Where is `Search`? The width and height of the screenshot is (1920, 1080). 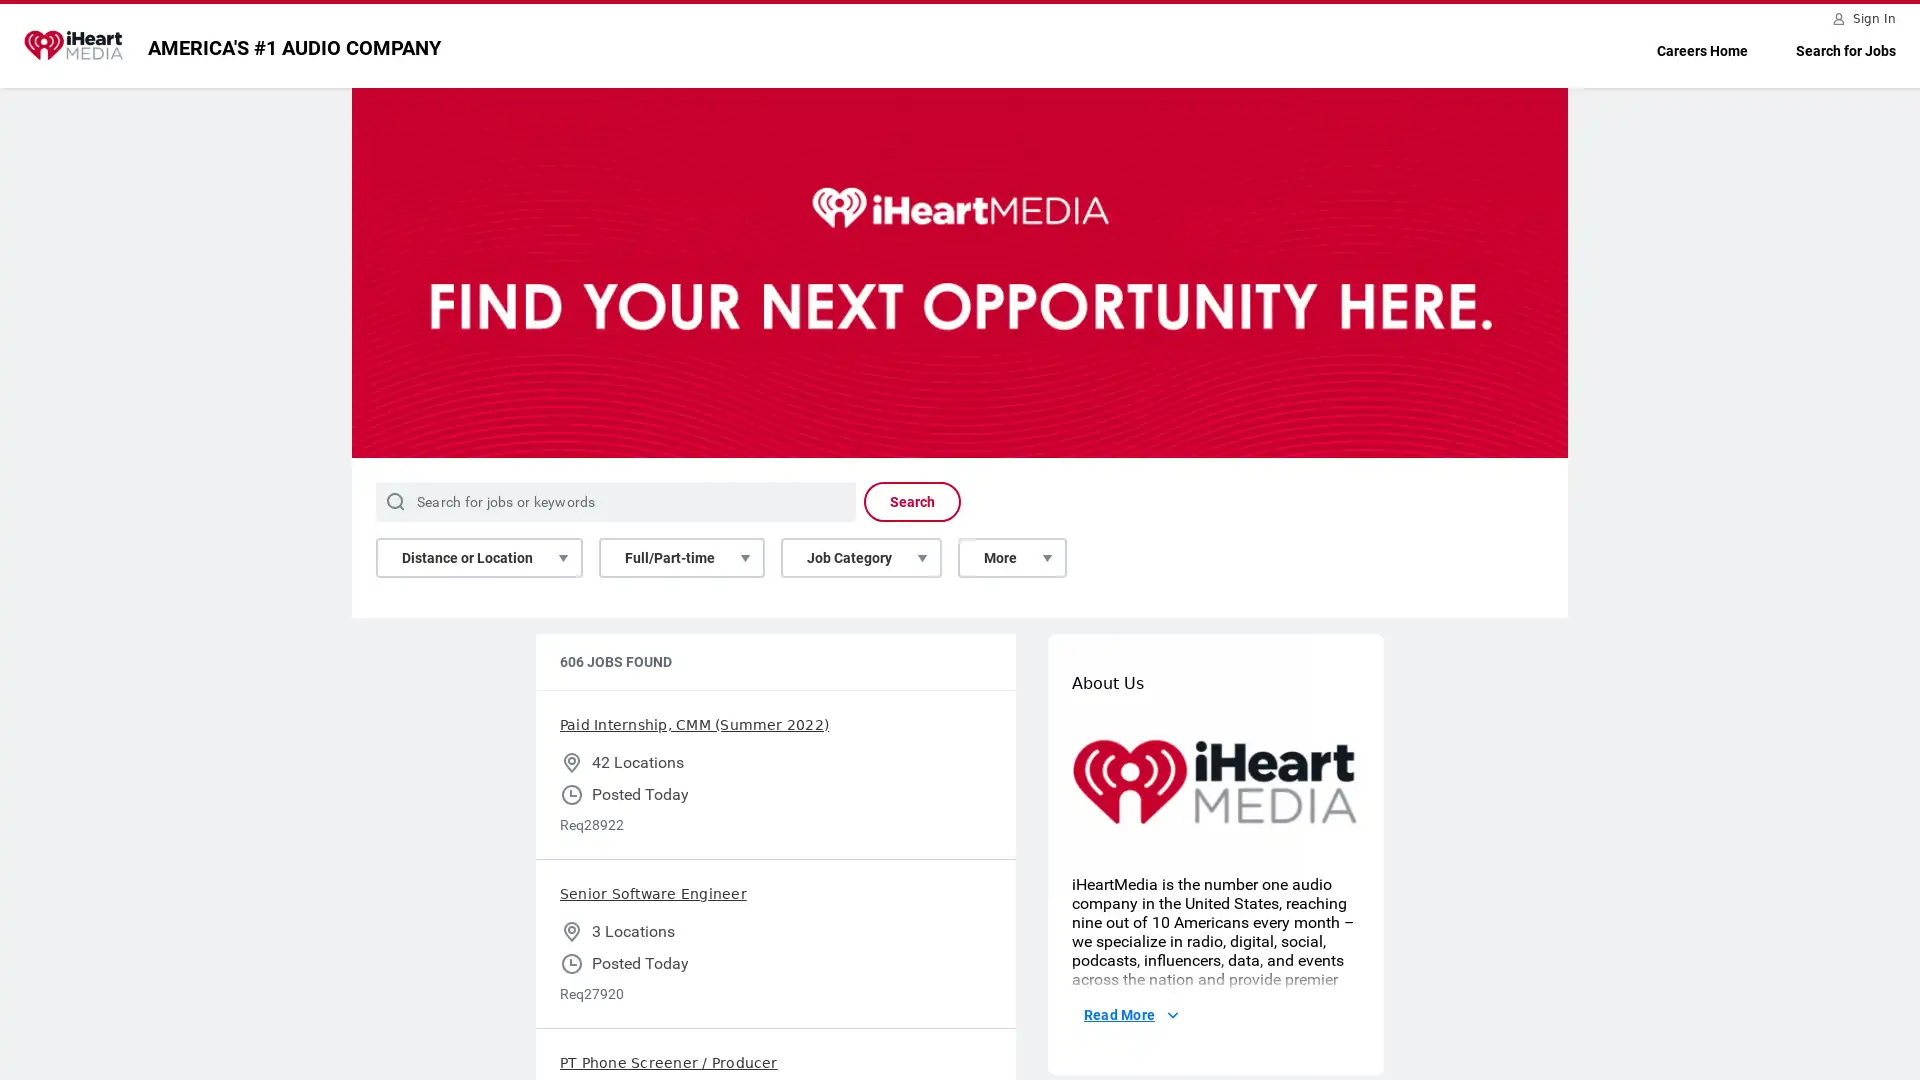 Search is located at coordinates (911, 500).